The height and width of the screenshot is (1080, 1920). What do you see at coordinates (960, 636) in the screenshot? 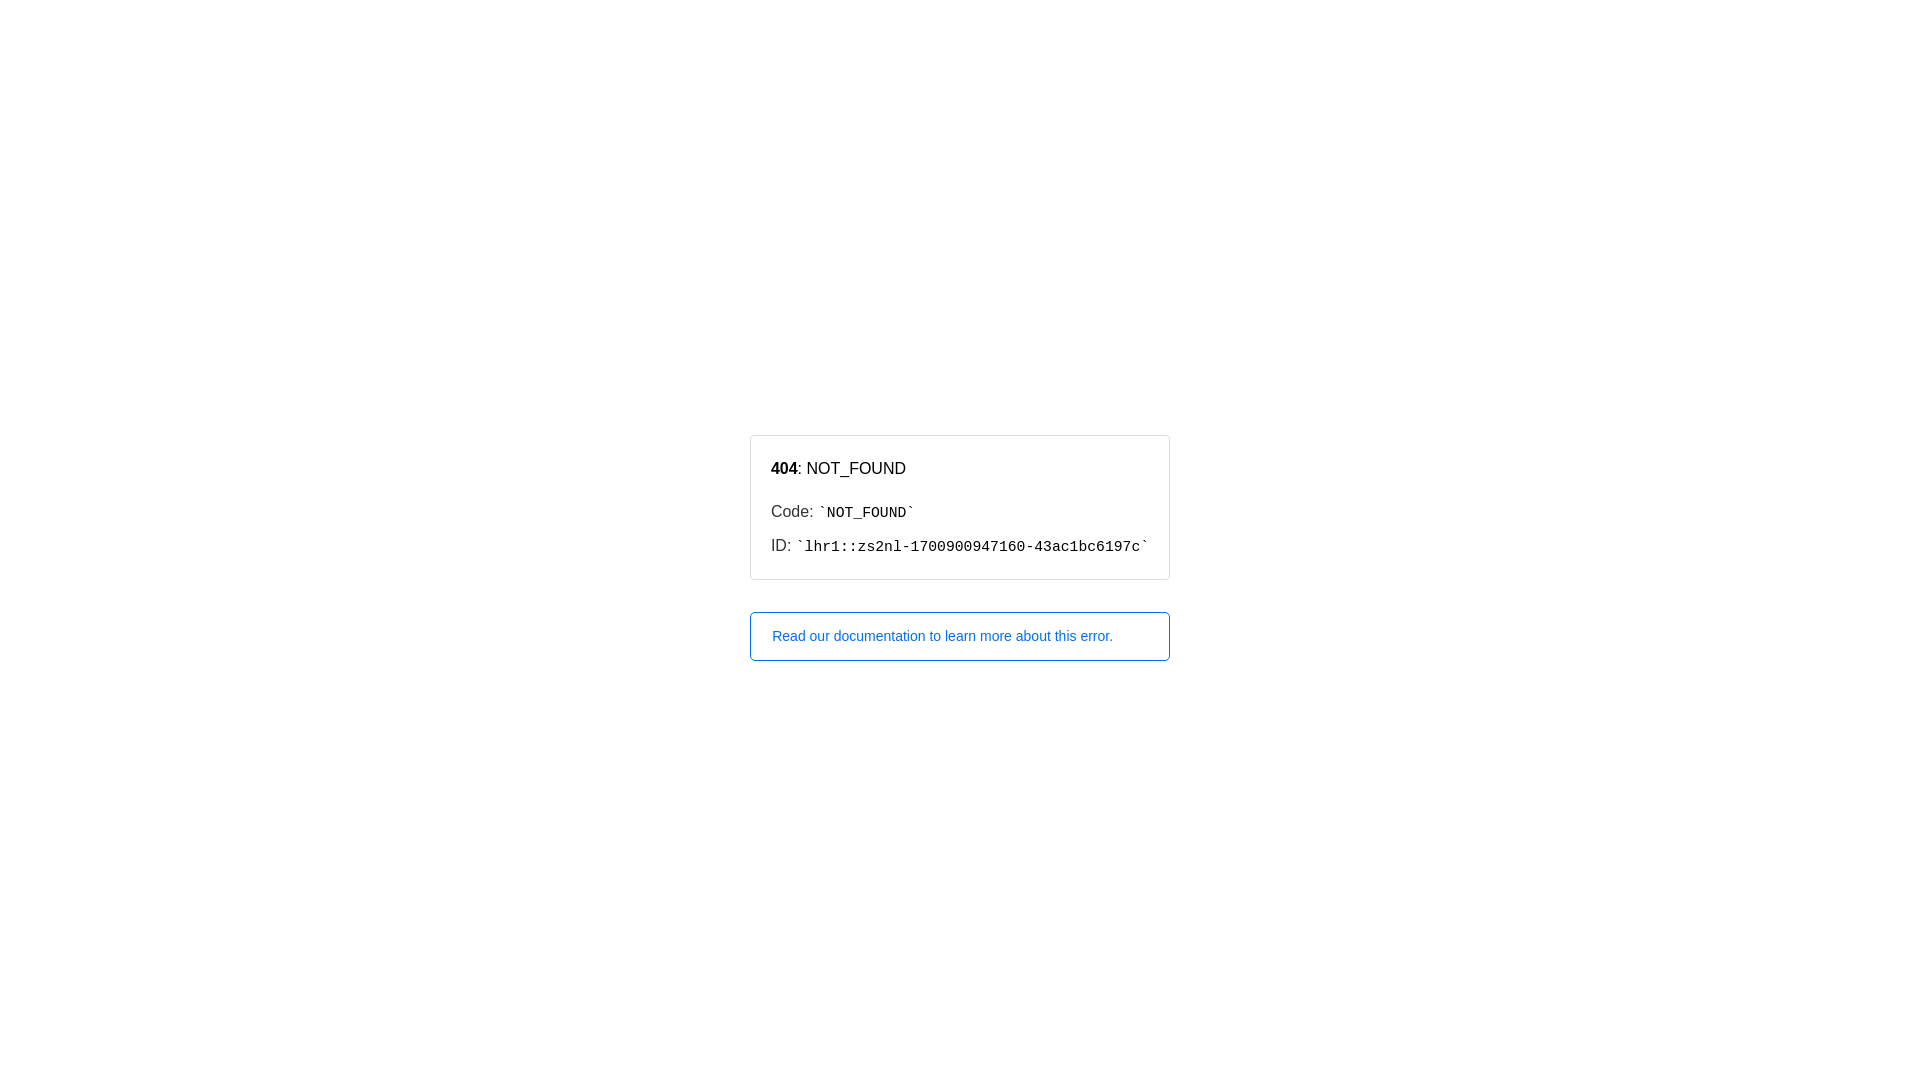
I see `'Read our documentation to learn more about this error.'` at bounding box center [960, 636].